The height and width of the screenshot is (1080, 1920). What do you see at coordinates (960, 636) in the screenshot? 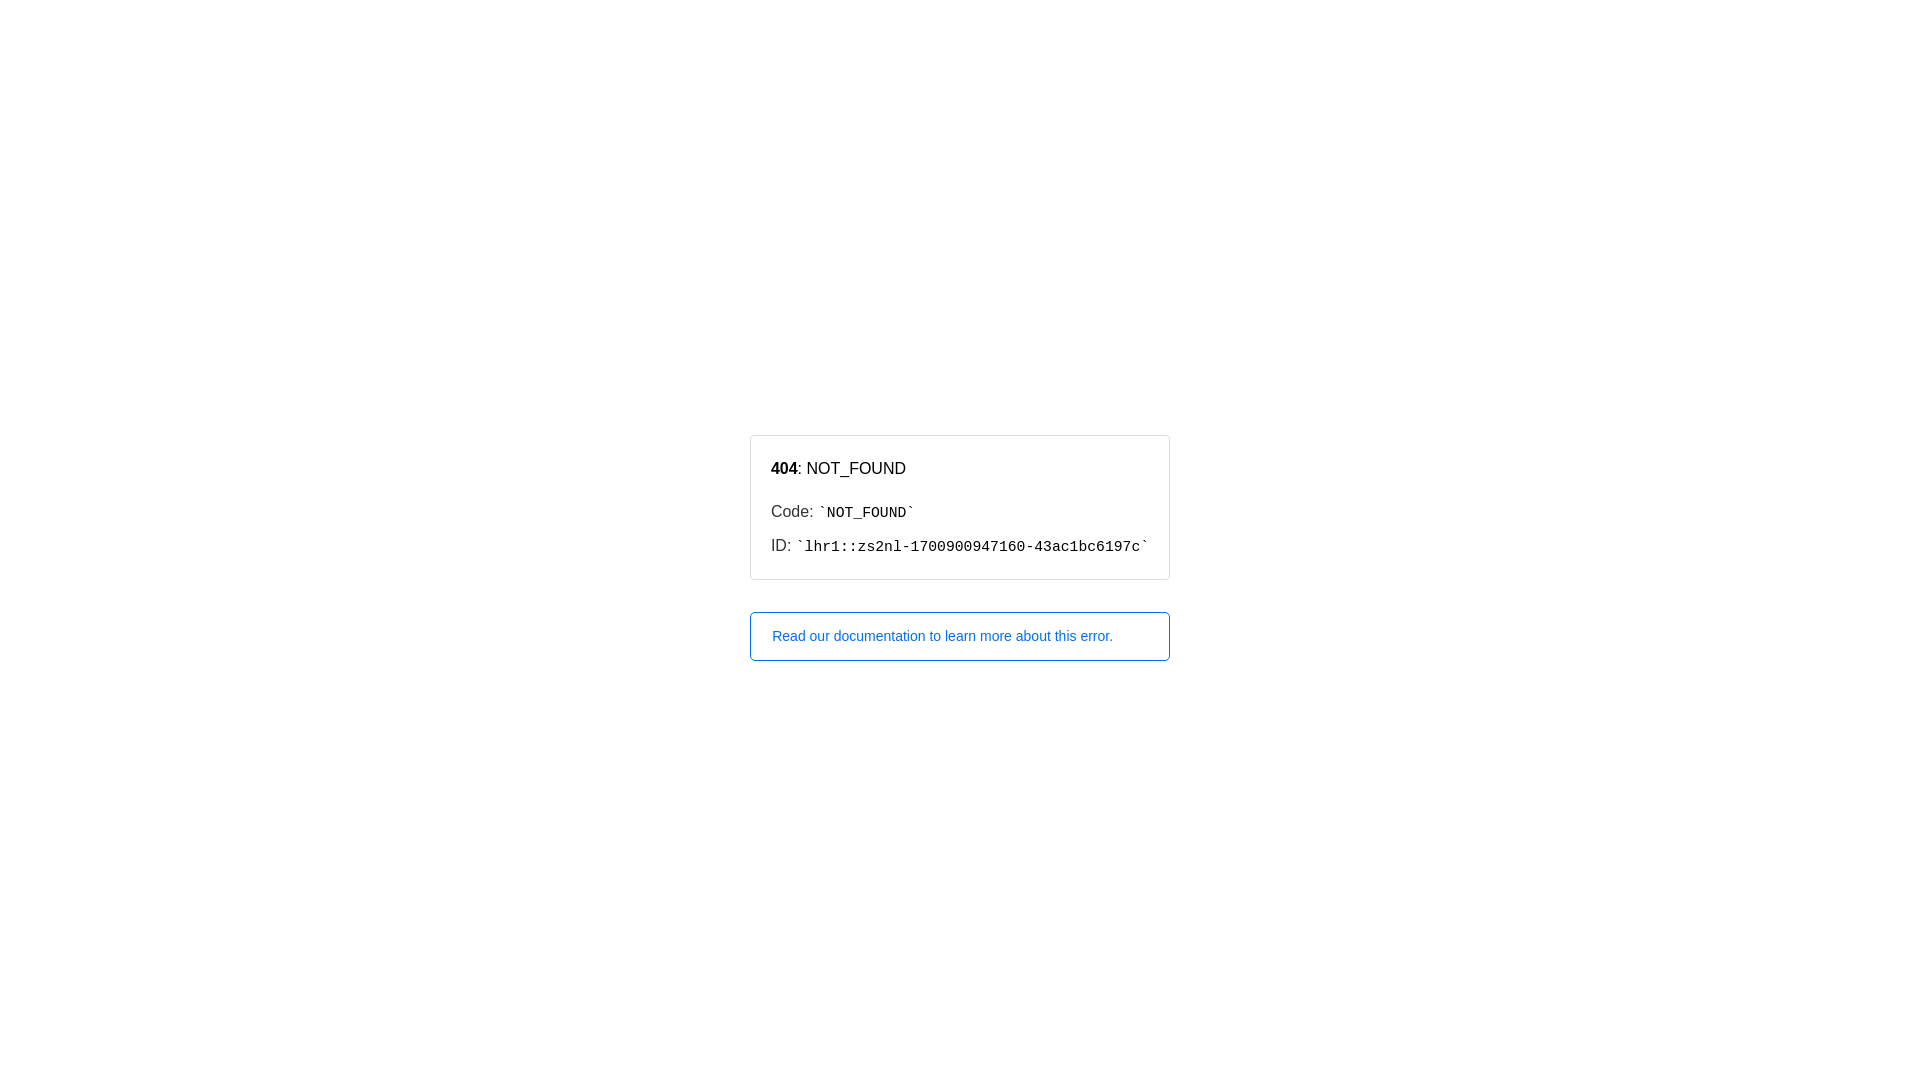
I see `'Read our documentation to learn more about this error.'` at bounding box center [960, 636].